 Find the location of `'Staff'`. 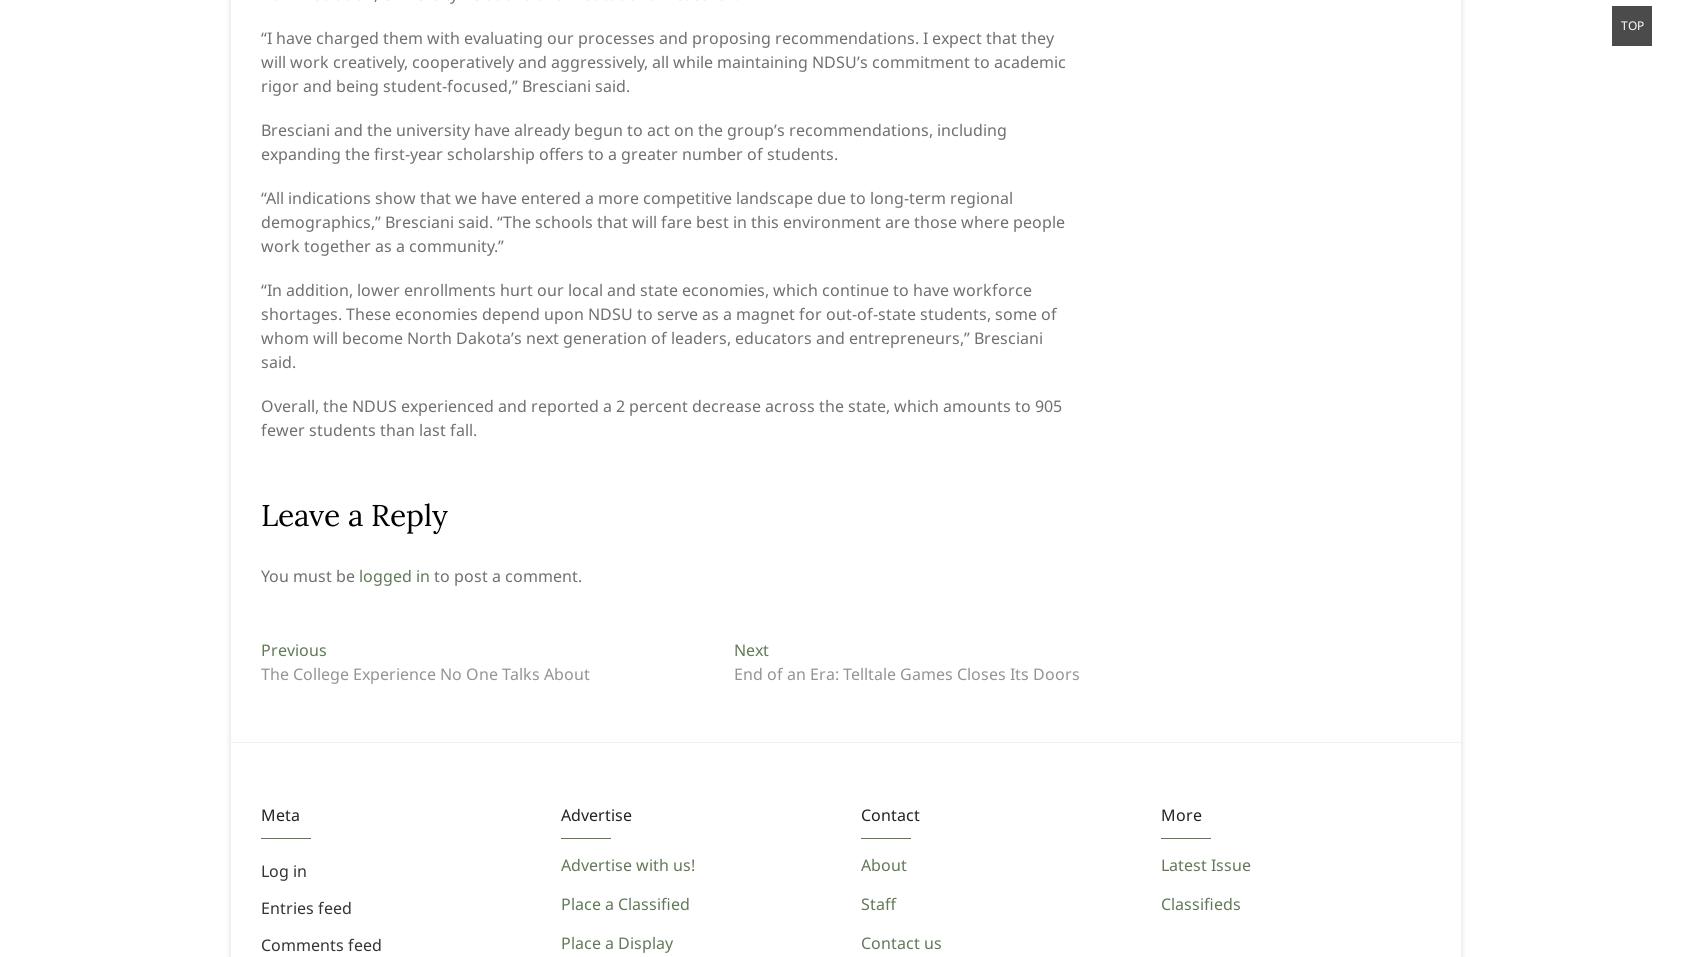

'Staff' is located at coordinates (860, 903).